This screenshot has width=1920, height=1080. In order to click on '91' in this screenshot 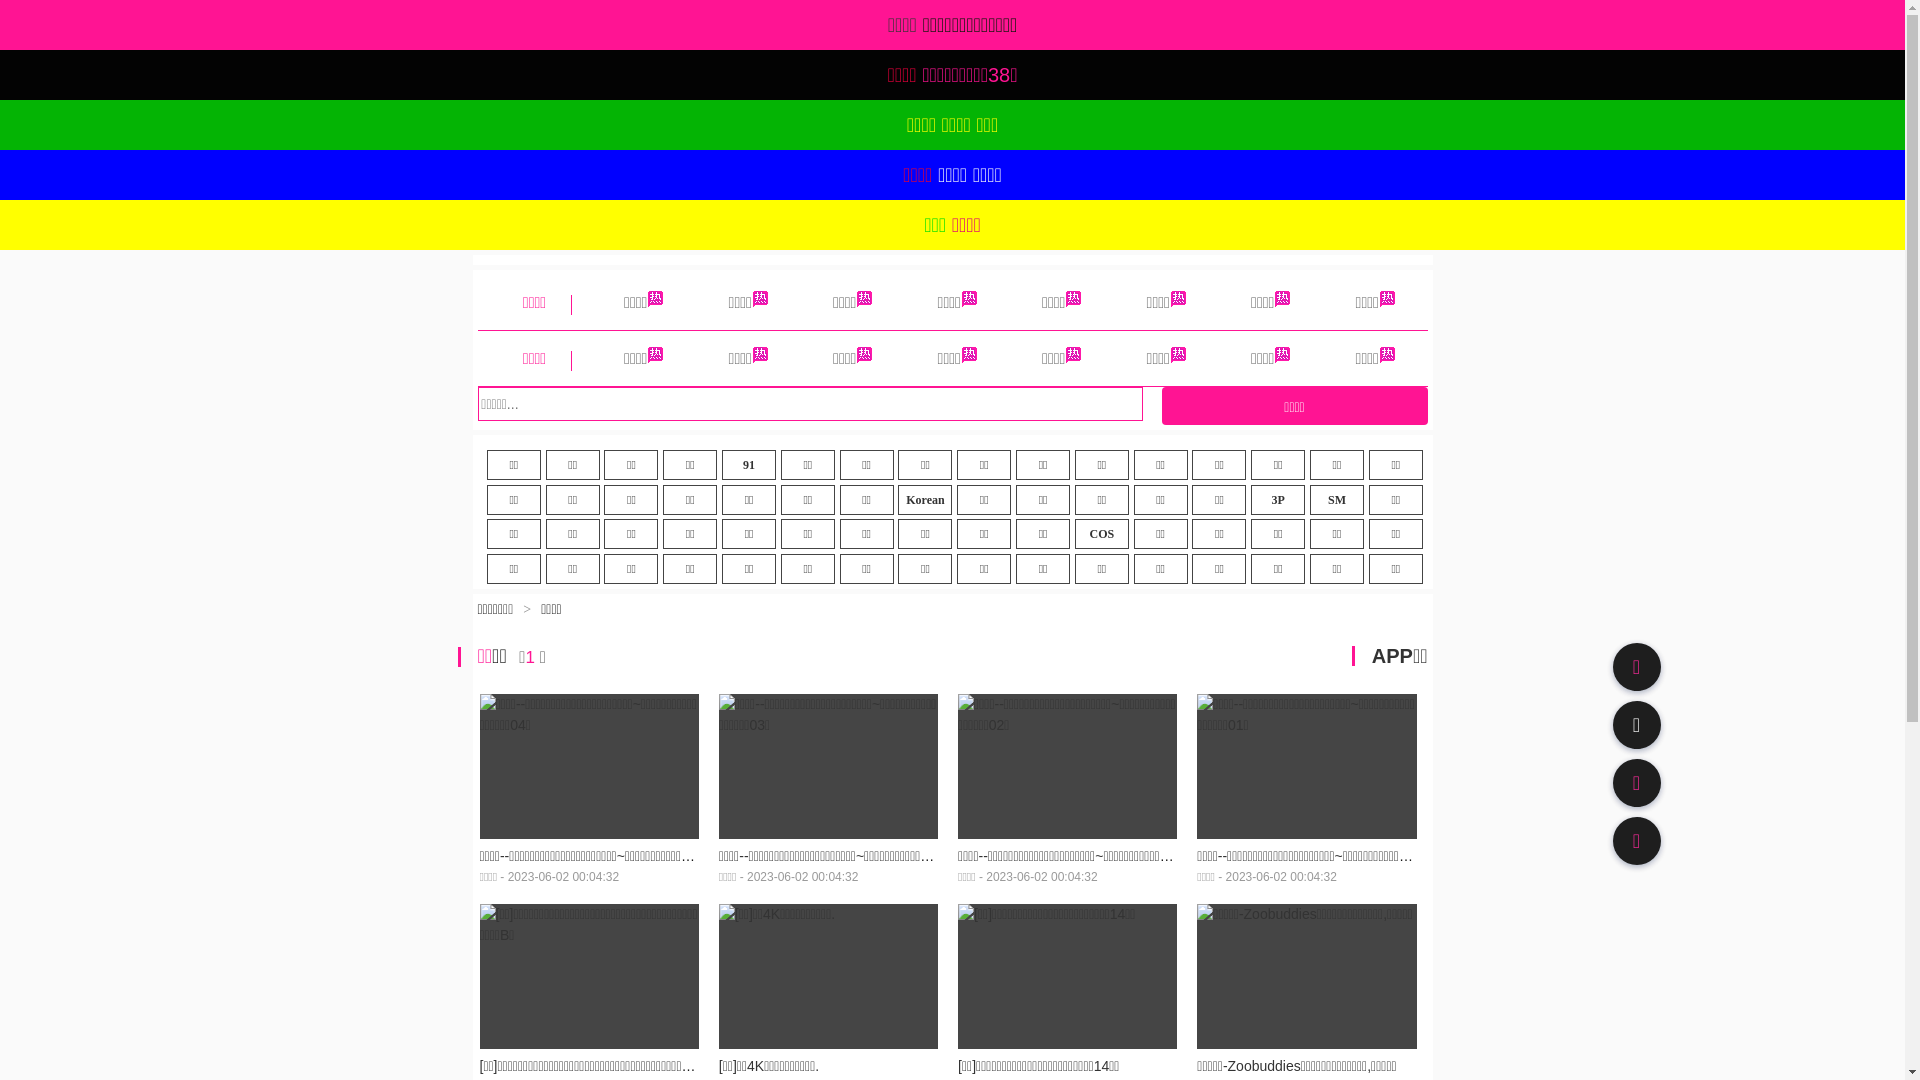, I will do `click(747, 465)`.